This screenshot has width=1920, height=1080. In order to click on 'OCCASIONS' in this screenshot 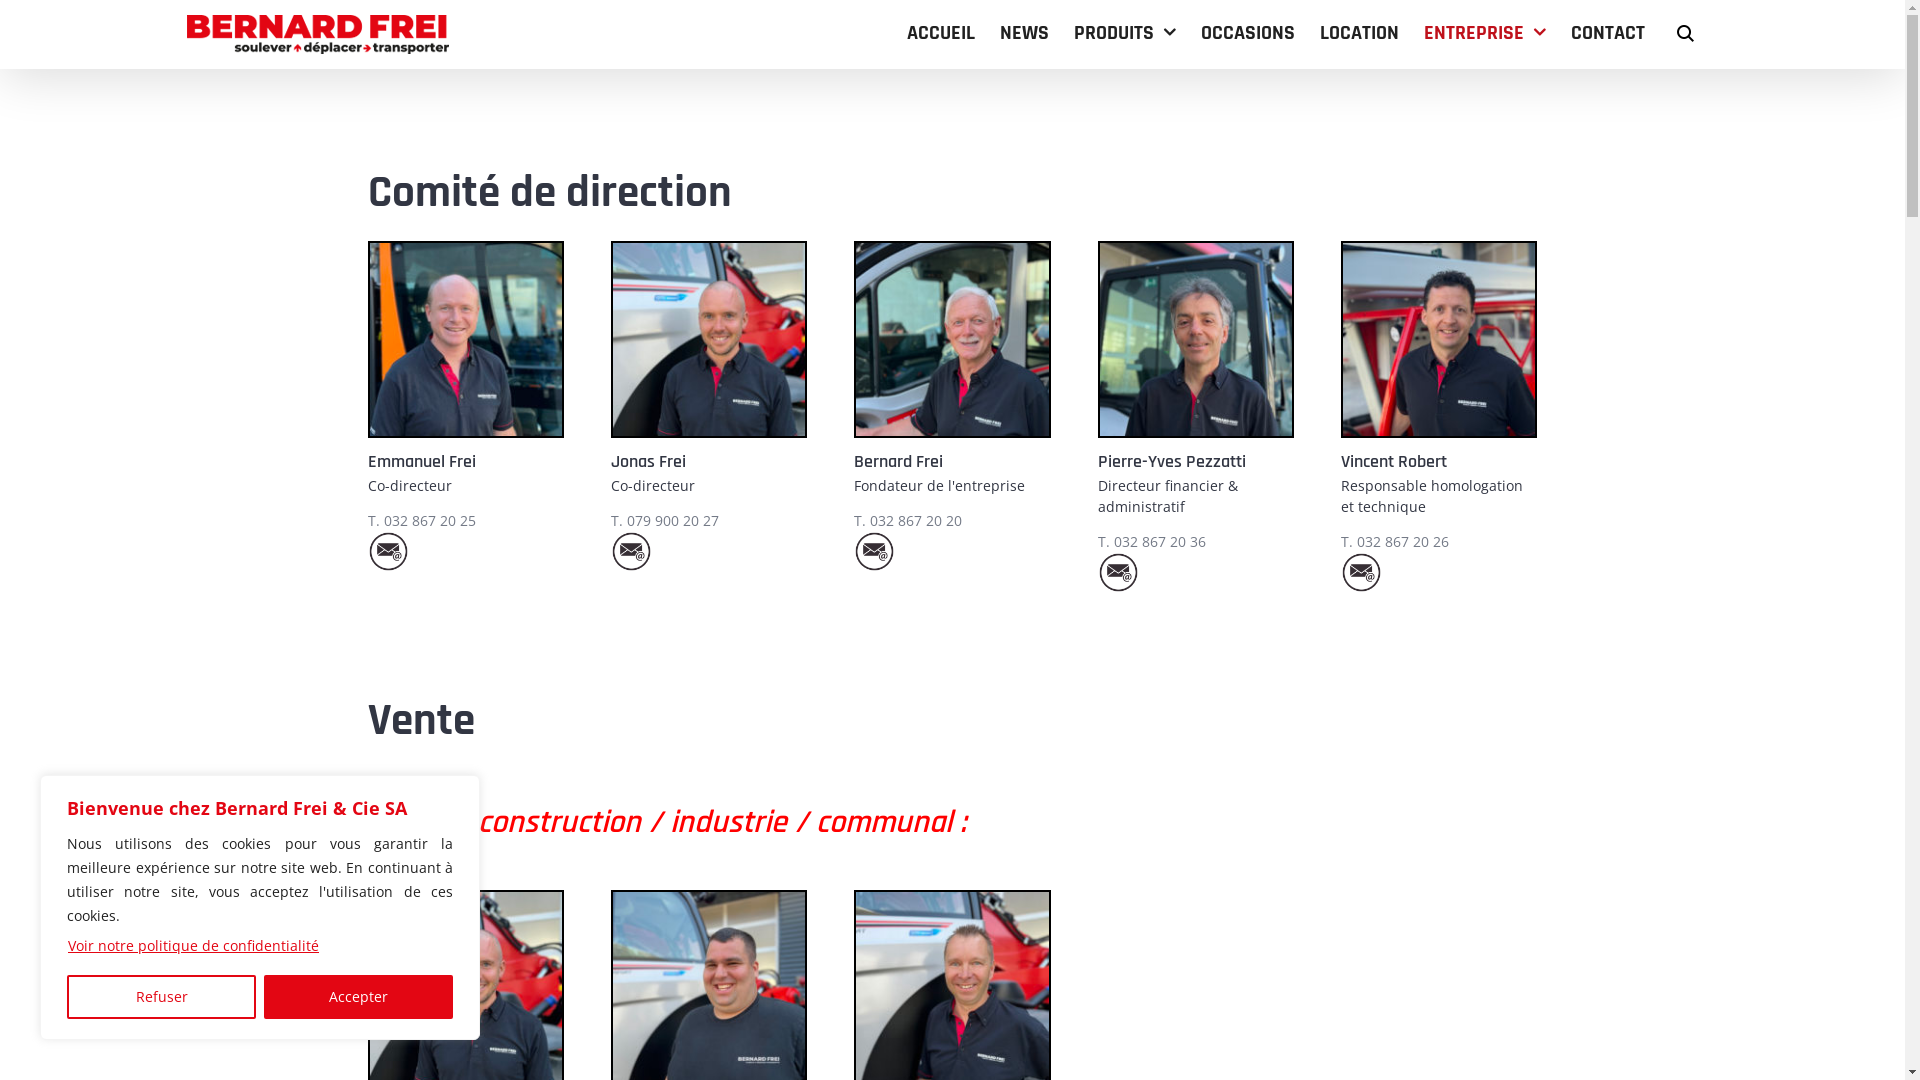, I will do `click(1200, 32)`.